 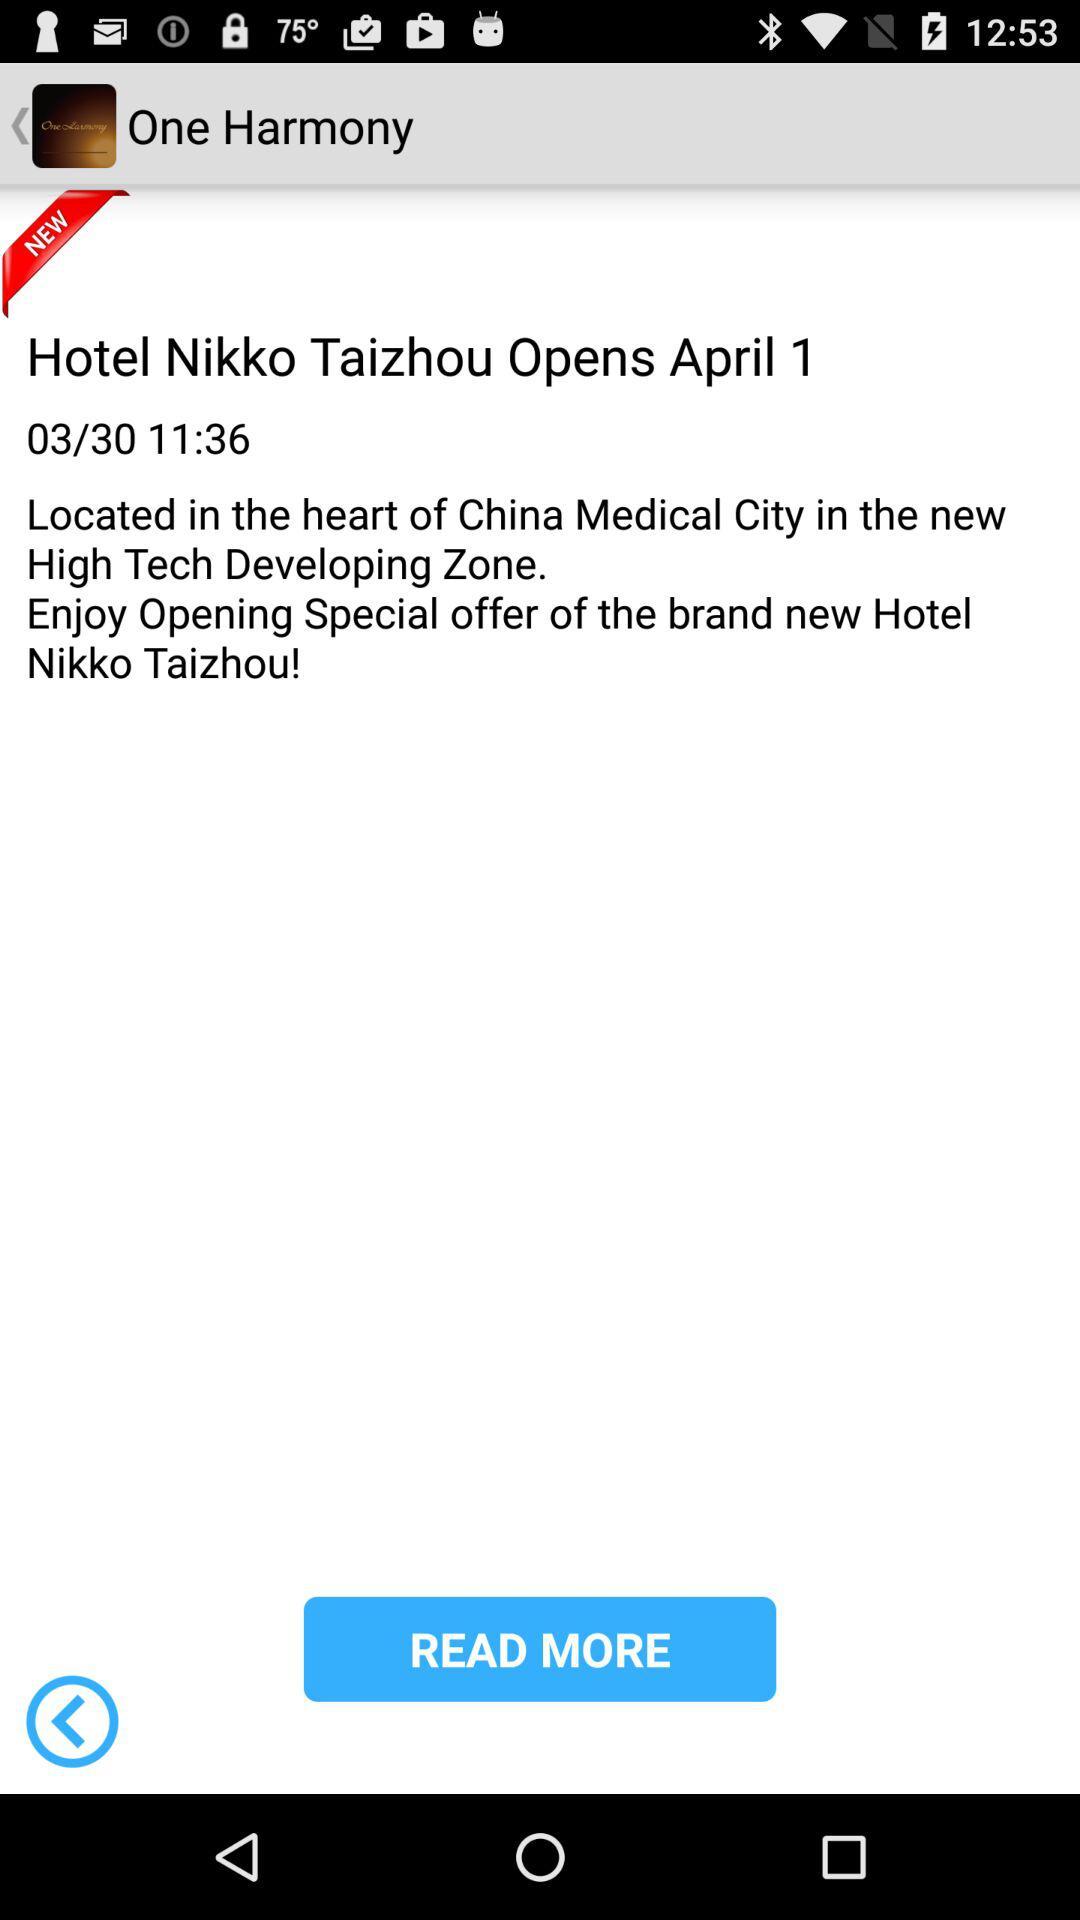 I want to click on the item at the bottom left corner, so click(x=71, y=1720).